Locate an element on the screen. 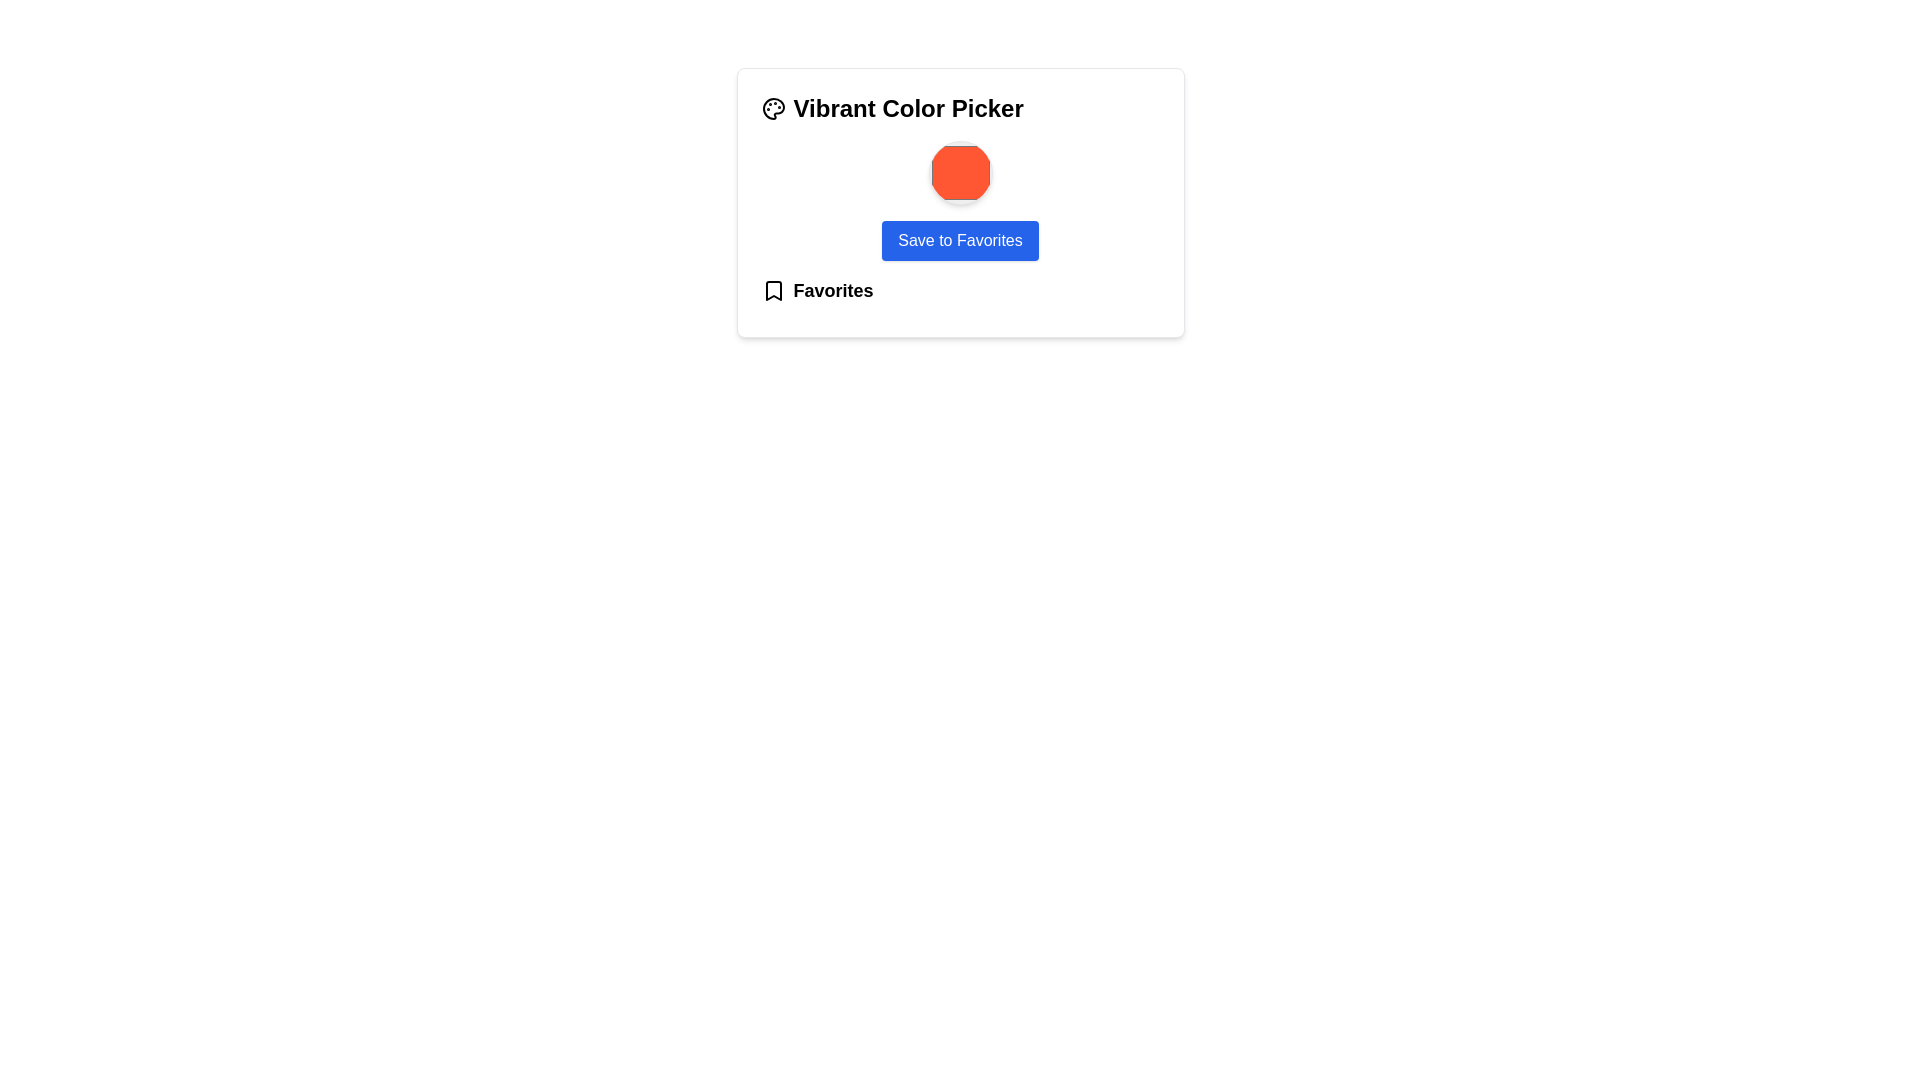 Image resolution: width=1920 pixels, height=1080 pixels. the 'Favorite' icon located at the bottom-left of the card component next to the text 'Favorites' is located at coordinates (772, 290).